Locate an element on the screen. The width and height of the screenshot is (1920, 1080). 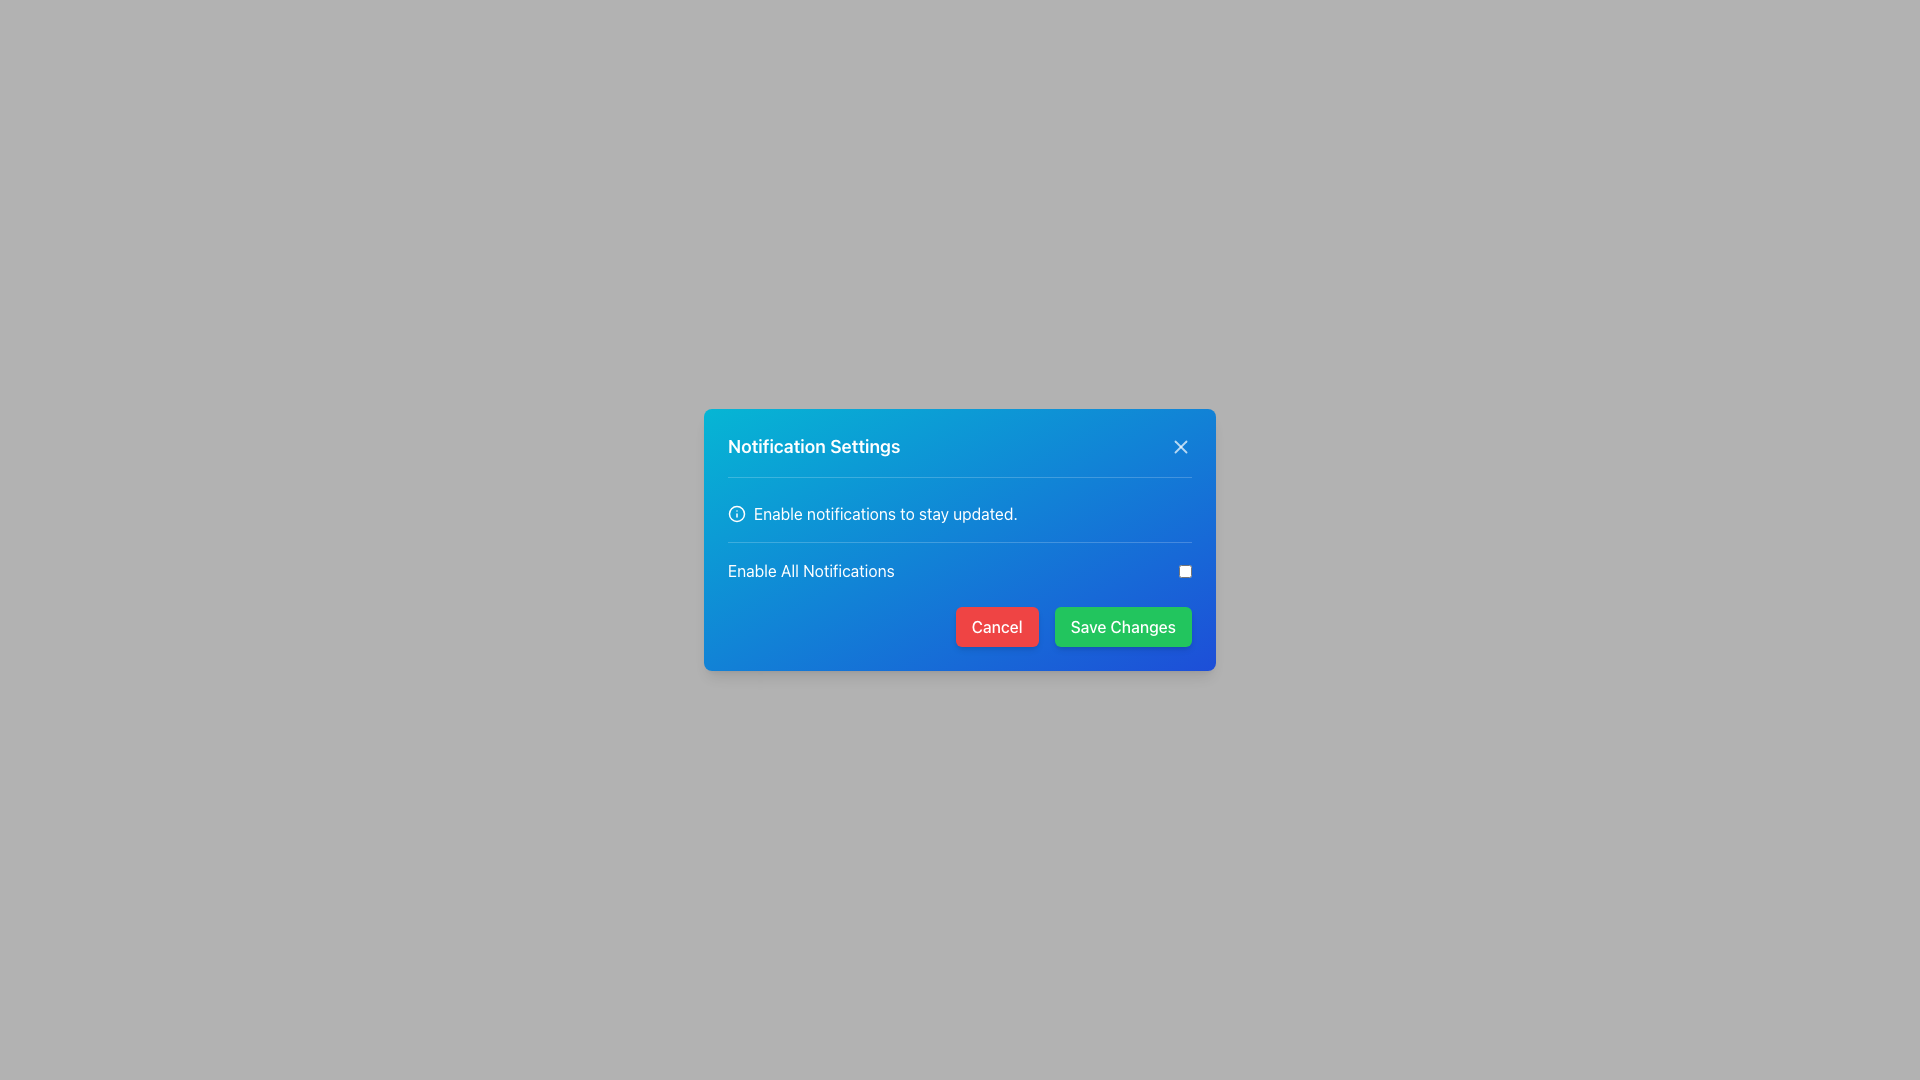
the information icon located immediately to the left of the text 'Enable notifications to stay updated.' in the notification settings dialog at the top center of the interface is located at coordinates (736, 512).